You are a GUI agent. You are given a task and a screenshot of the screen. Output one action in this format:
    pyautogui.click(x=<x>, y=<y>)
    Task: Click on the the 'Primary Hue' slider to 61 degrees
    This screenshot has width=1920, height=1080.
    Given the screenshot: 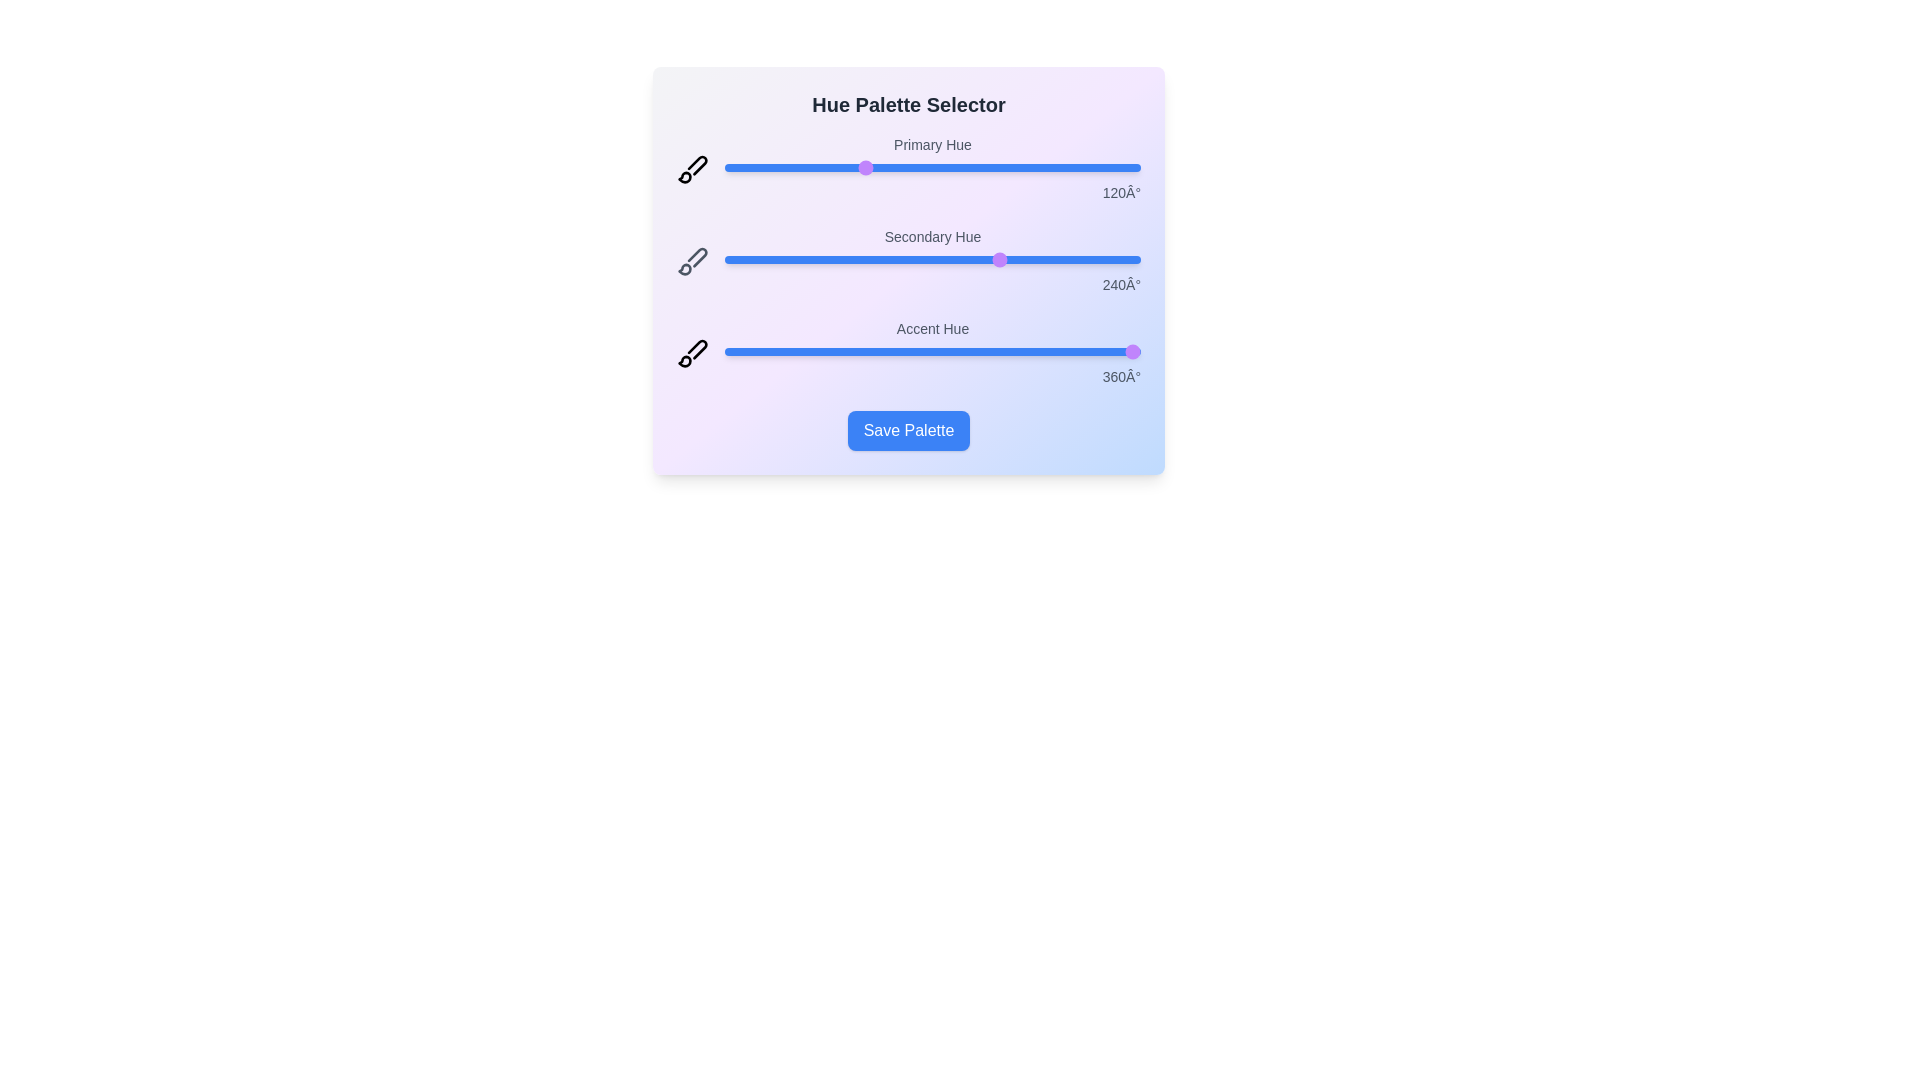 What is the action you would take?
    pyautogui.click(x=794, y=167)
    